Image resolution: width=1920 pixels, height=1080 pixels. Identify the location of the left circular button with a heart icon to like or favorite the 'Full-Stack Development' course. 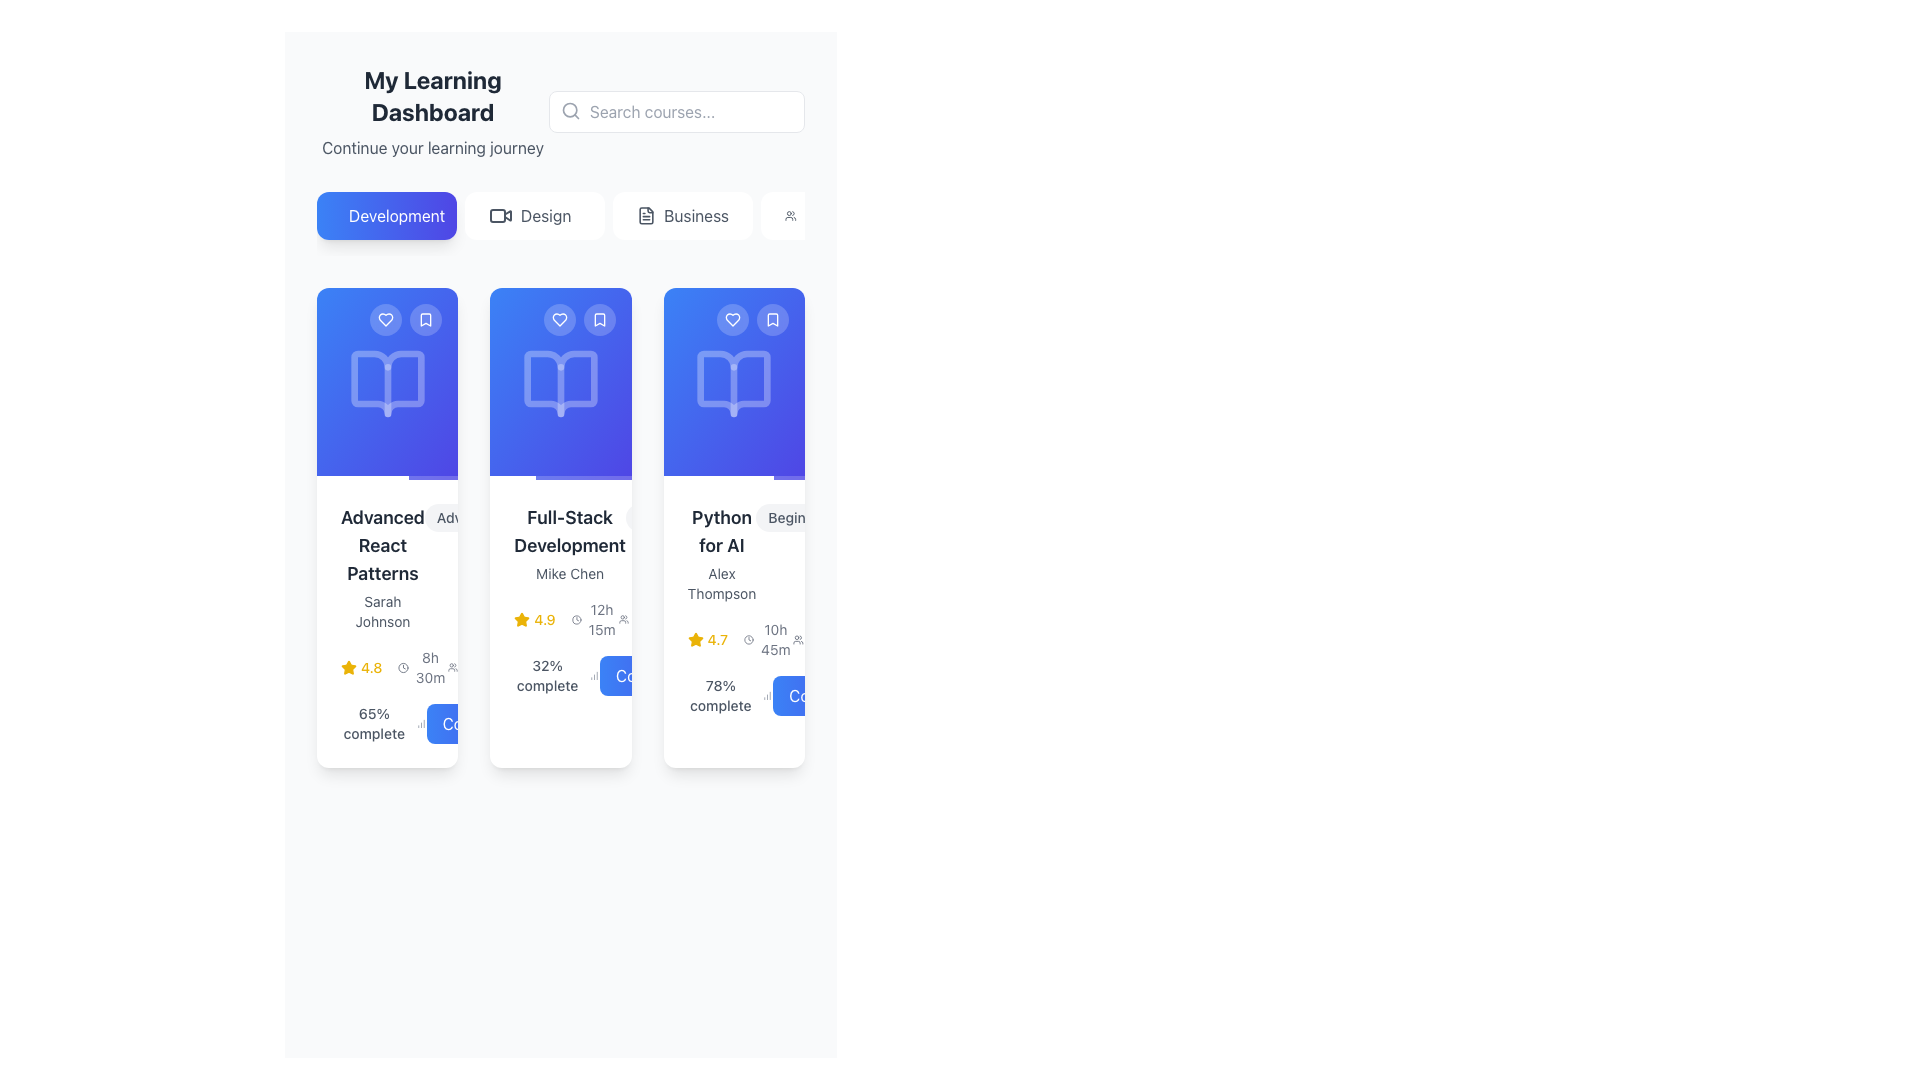
(578, 319).